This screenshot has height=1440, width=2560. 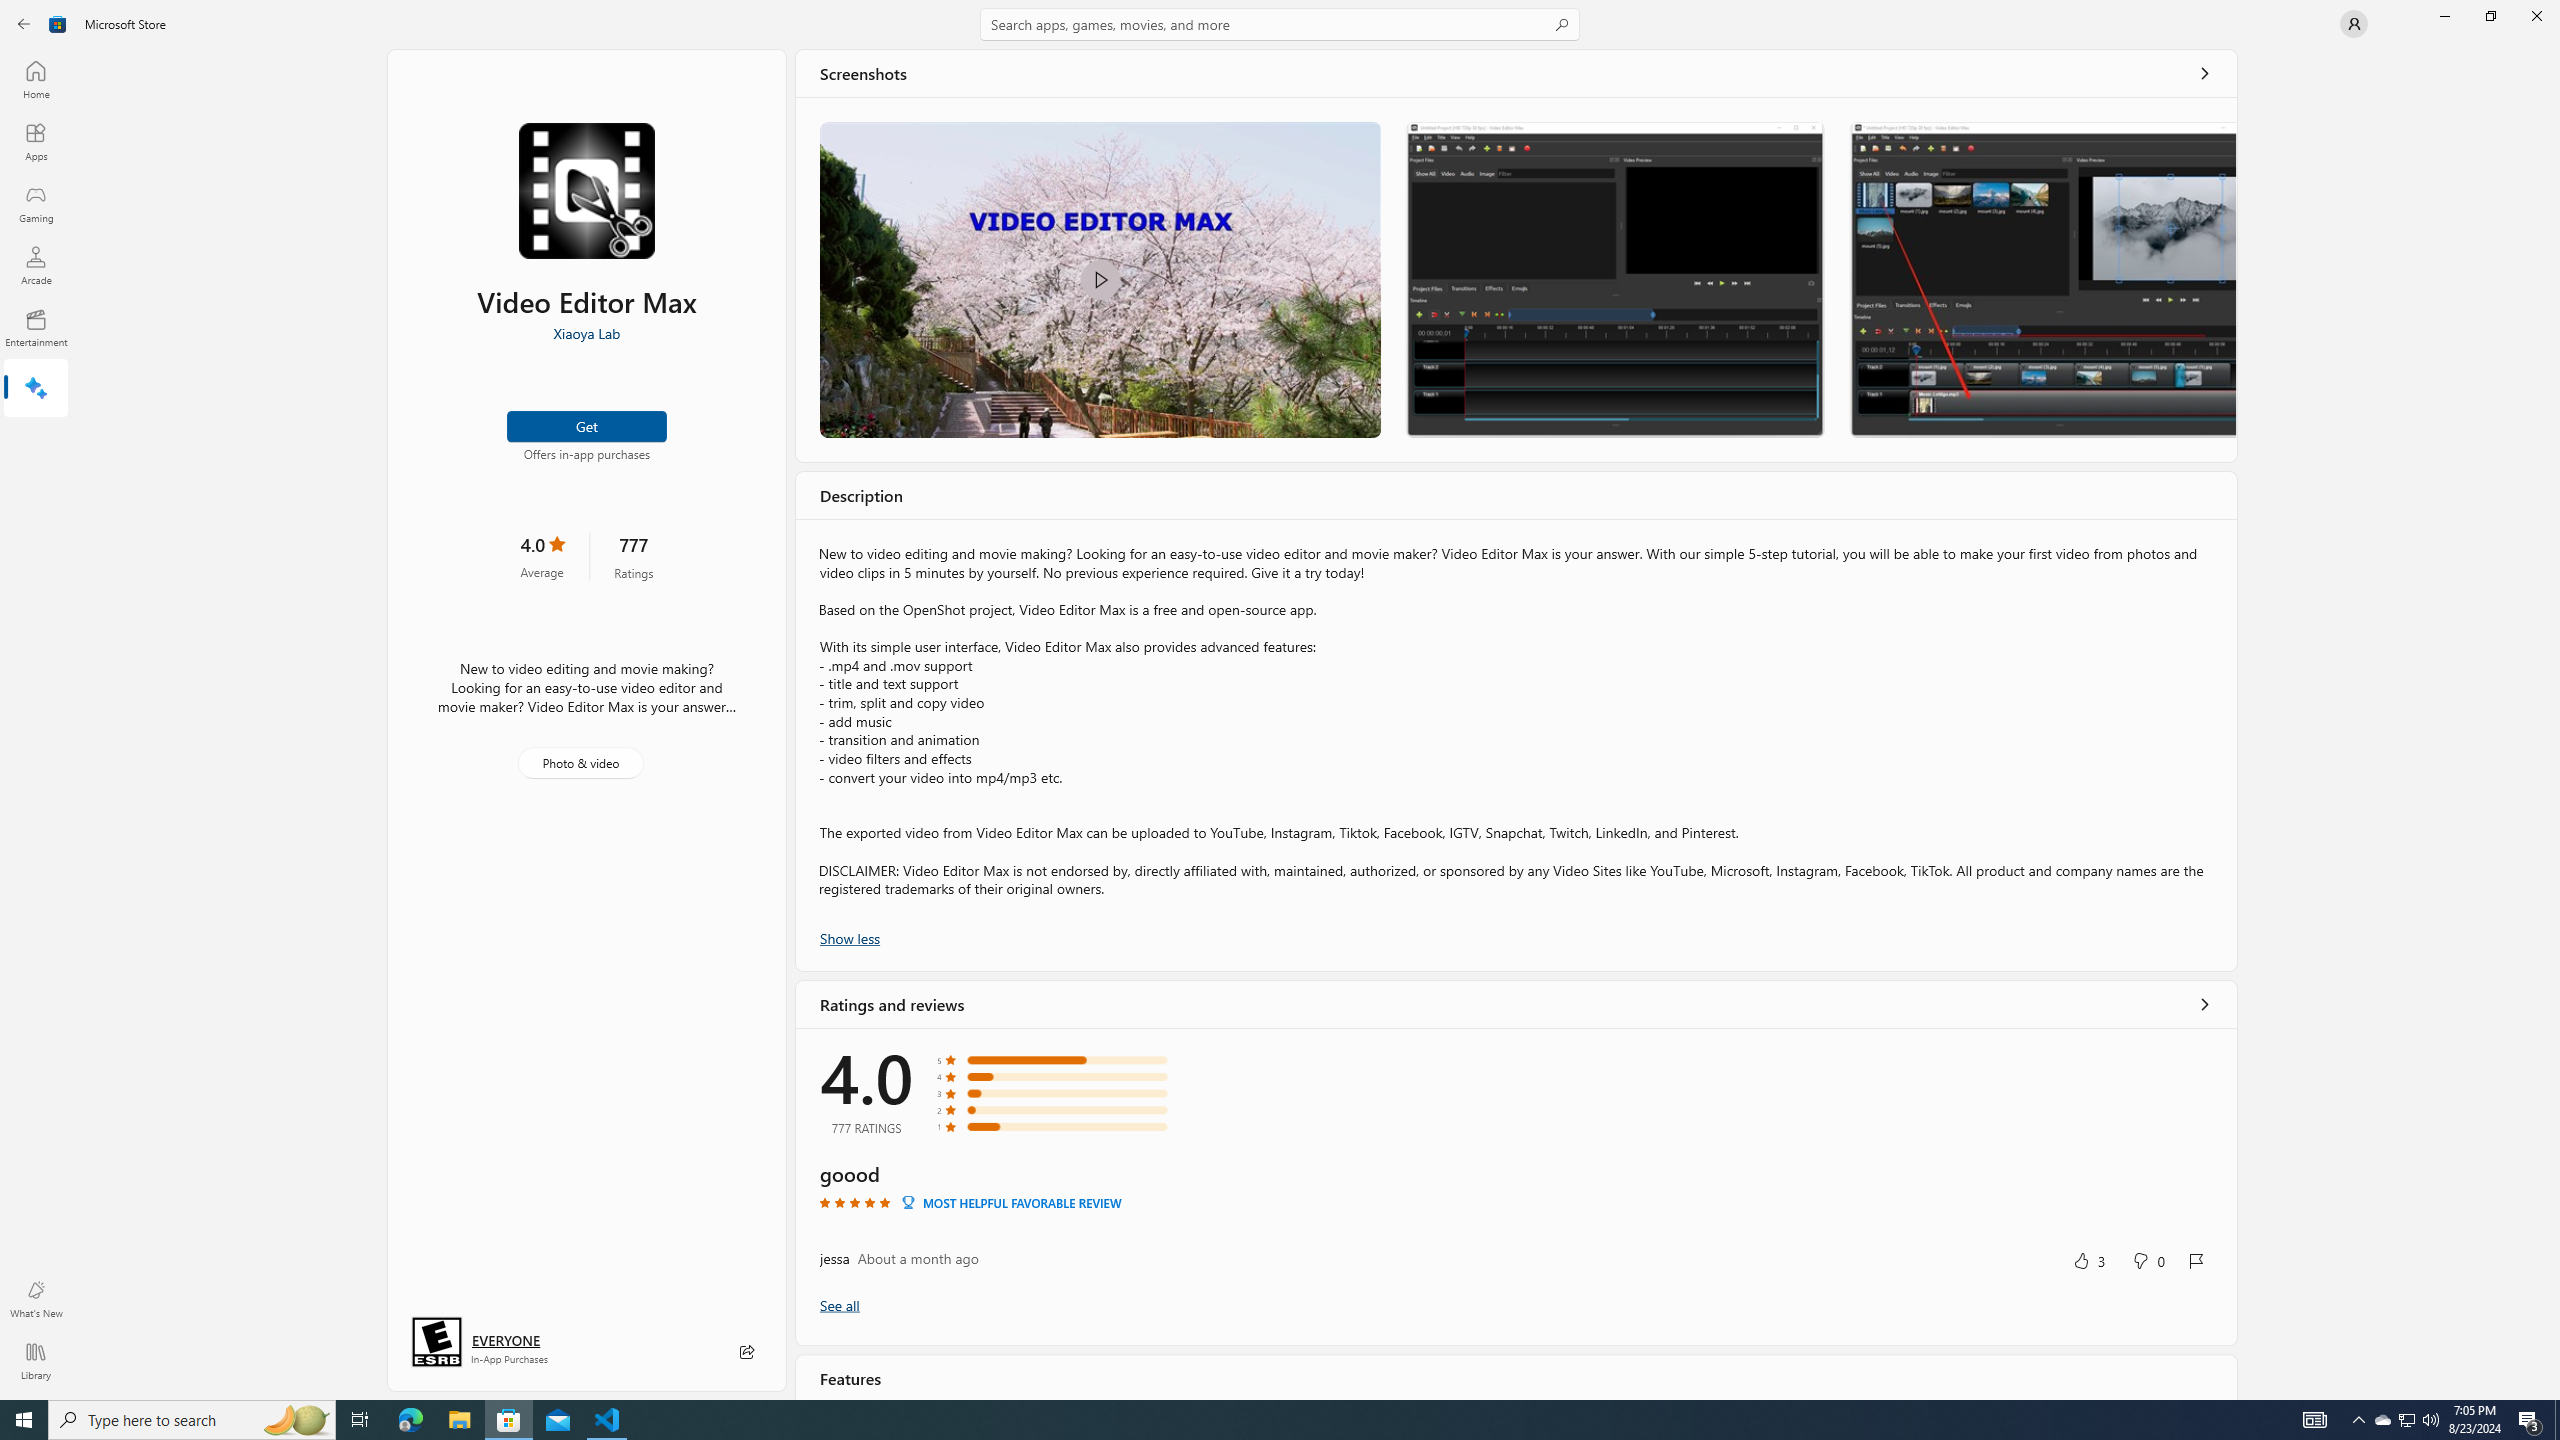 I want to click on 'Gaming', so click(x=34, y=202).